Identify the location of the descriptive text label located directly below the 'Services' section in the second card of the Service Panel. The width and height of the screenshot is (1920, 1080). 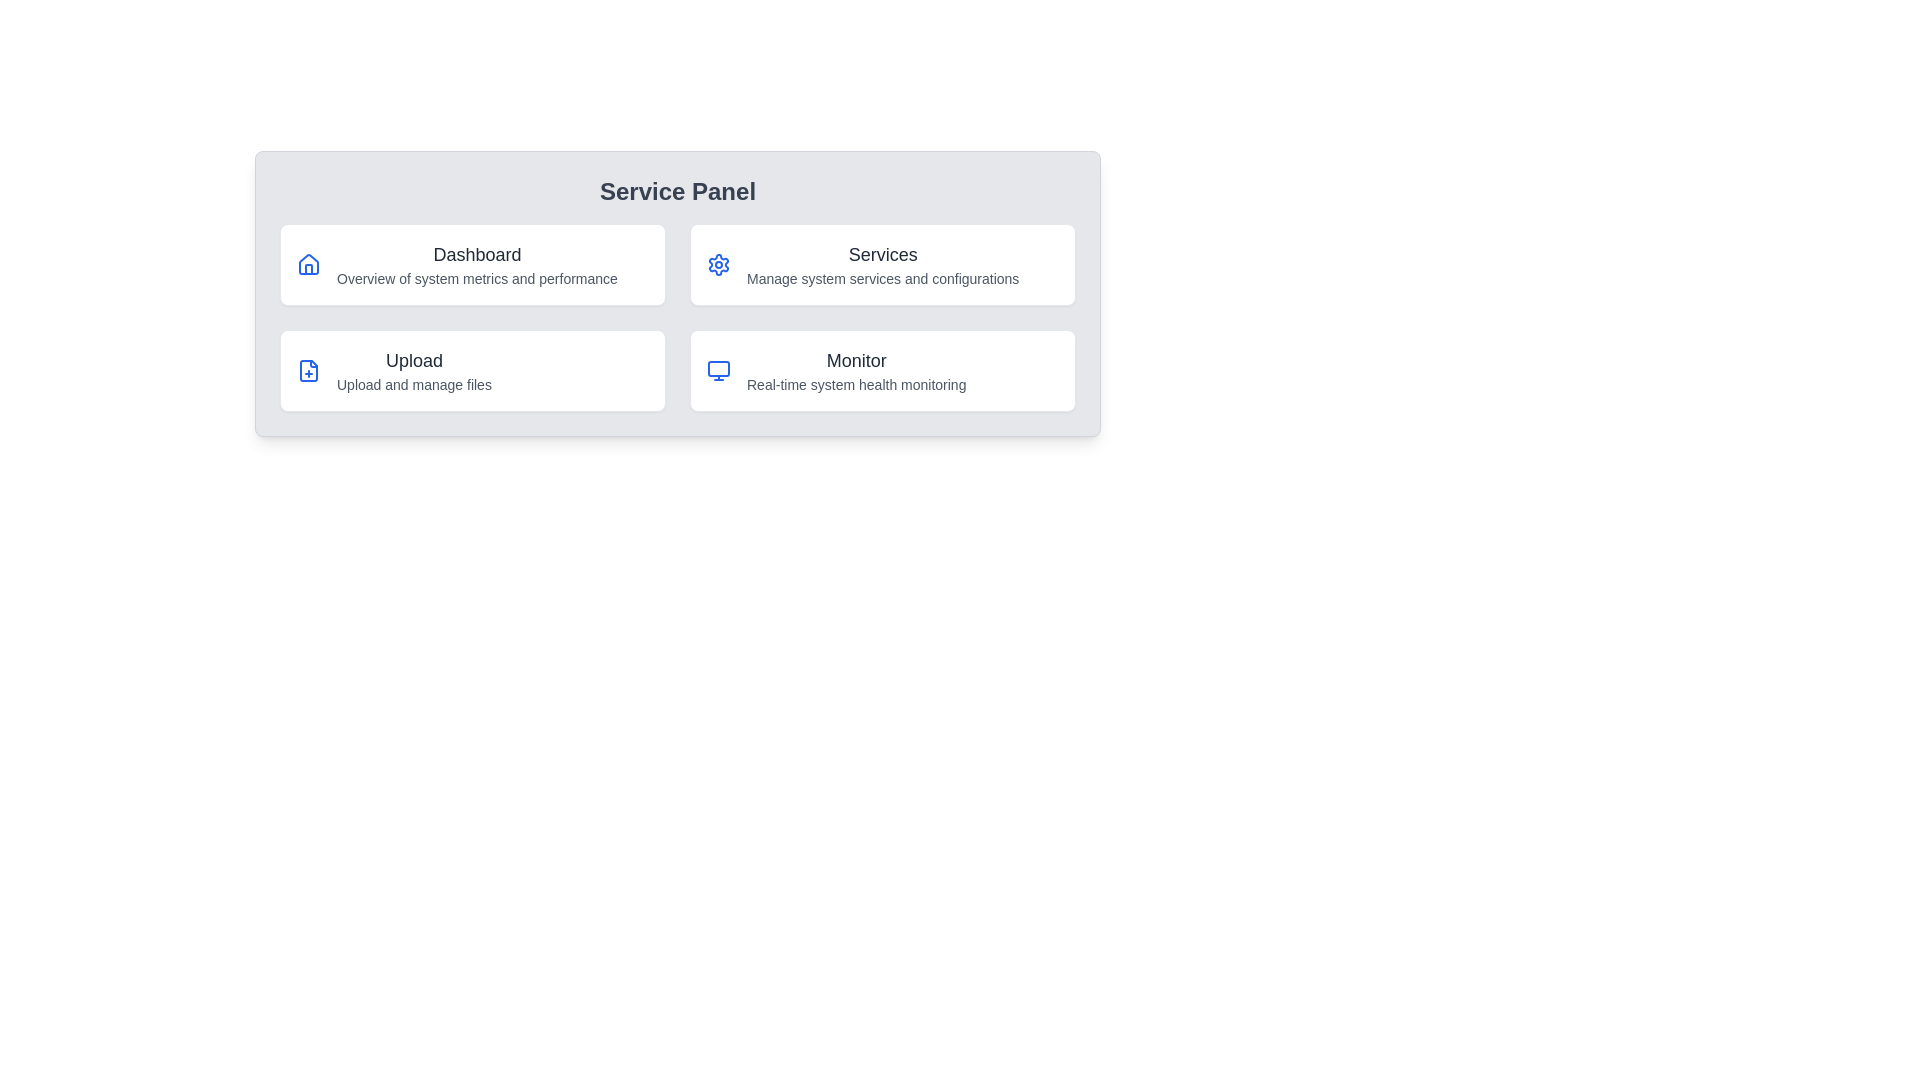
(882, 278).